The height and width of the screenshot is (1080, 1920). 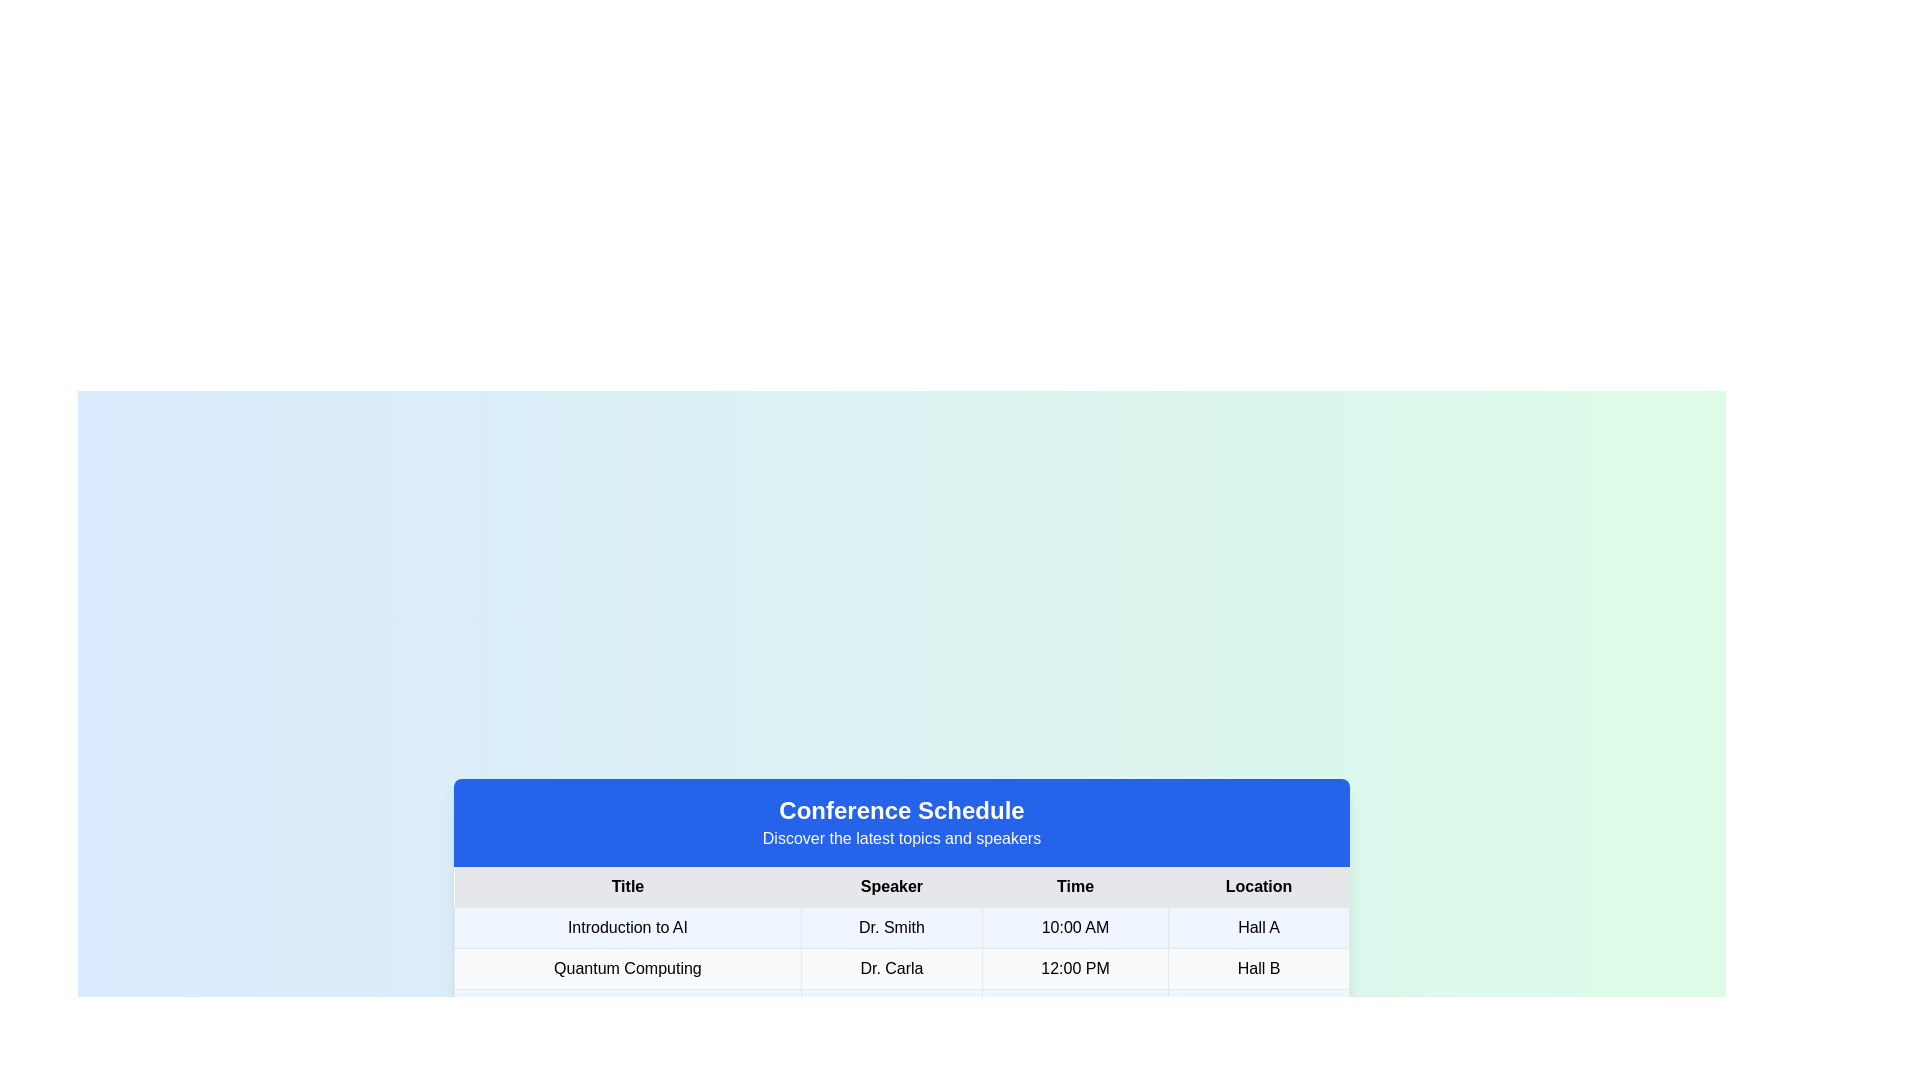 What do you see at coordinates (901, 839) in the screenshot?
I see `the text label providing information about the conference schedule, located centrally below the 'Conference Schedule' title within a blue background` at bounding box center [901, 839].